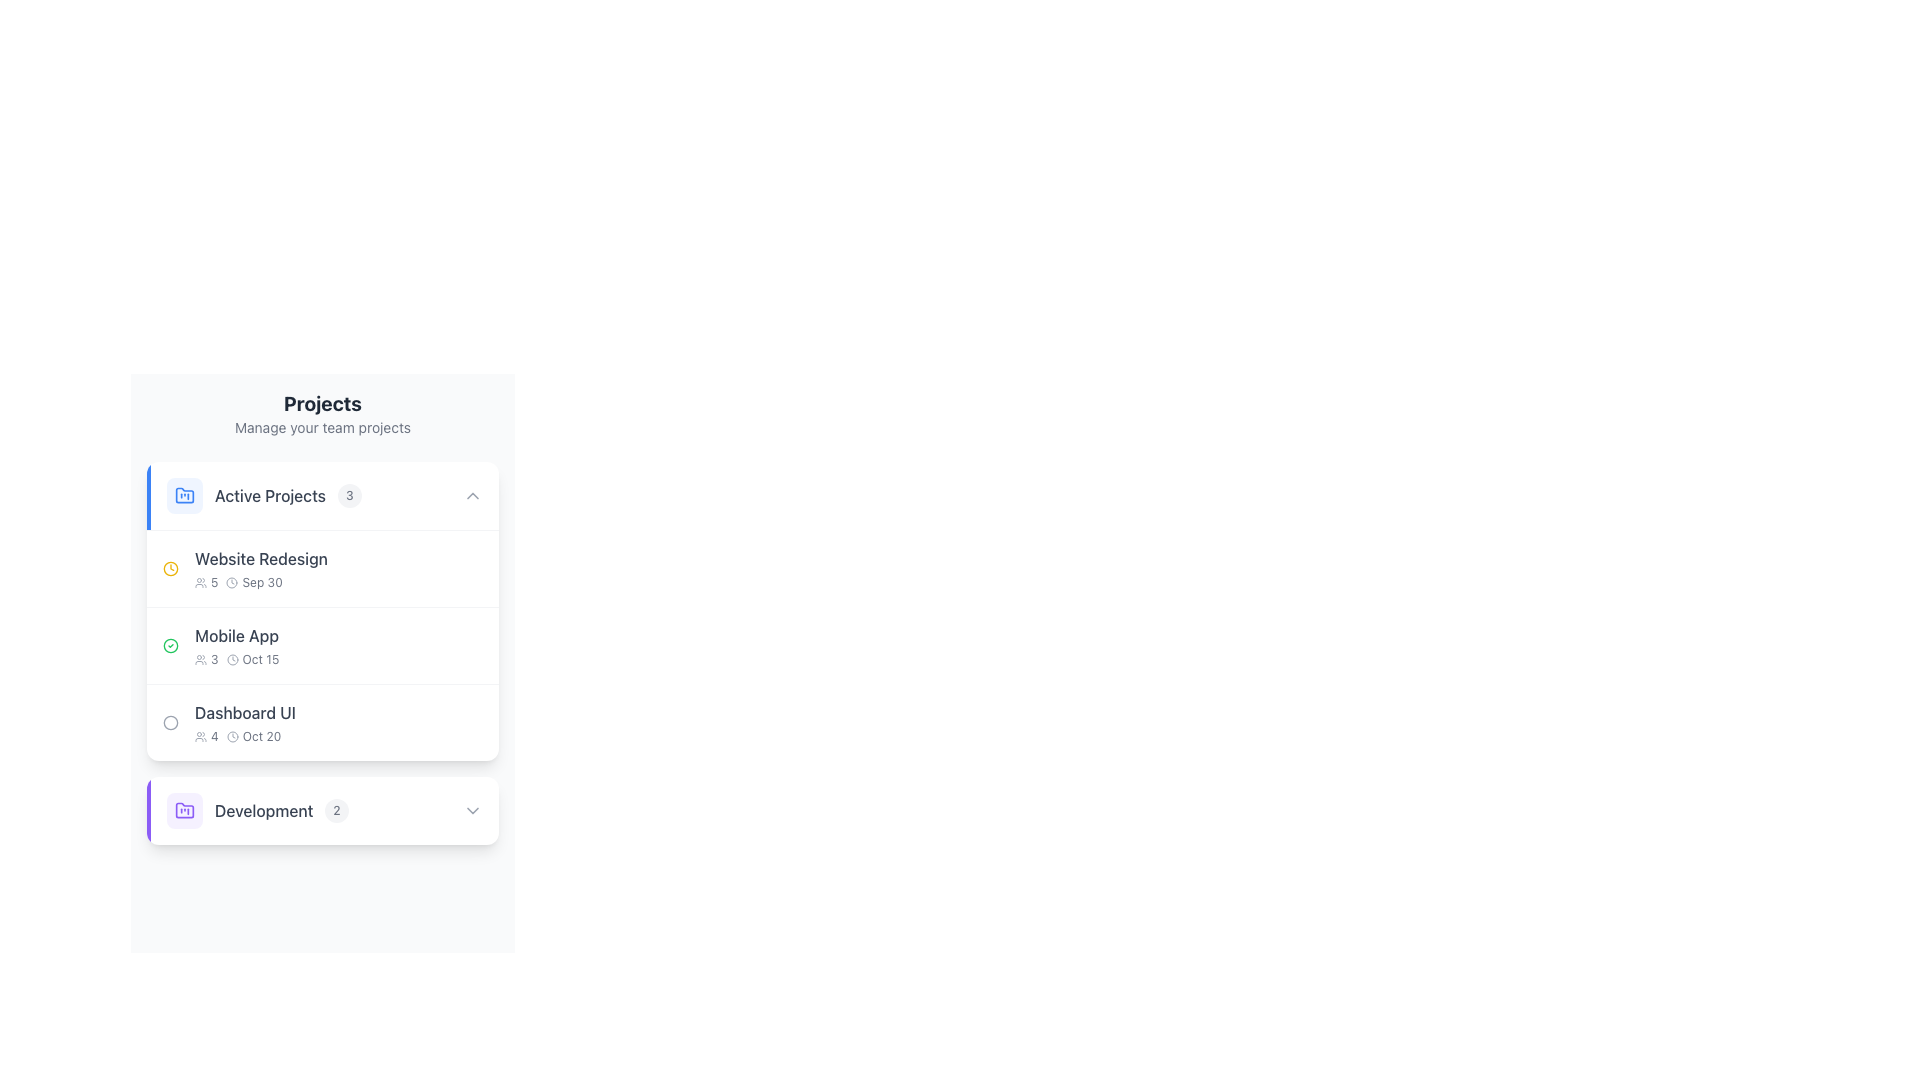 The width and height of the screenshot is (1920, 1080). Describe the element at coordinates (322, 427) in the screenshot. I see `the descriptive label providing context for managing team projects, located directly beneath the 'Projects' title` at that location.